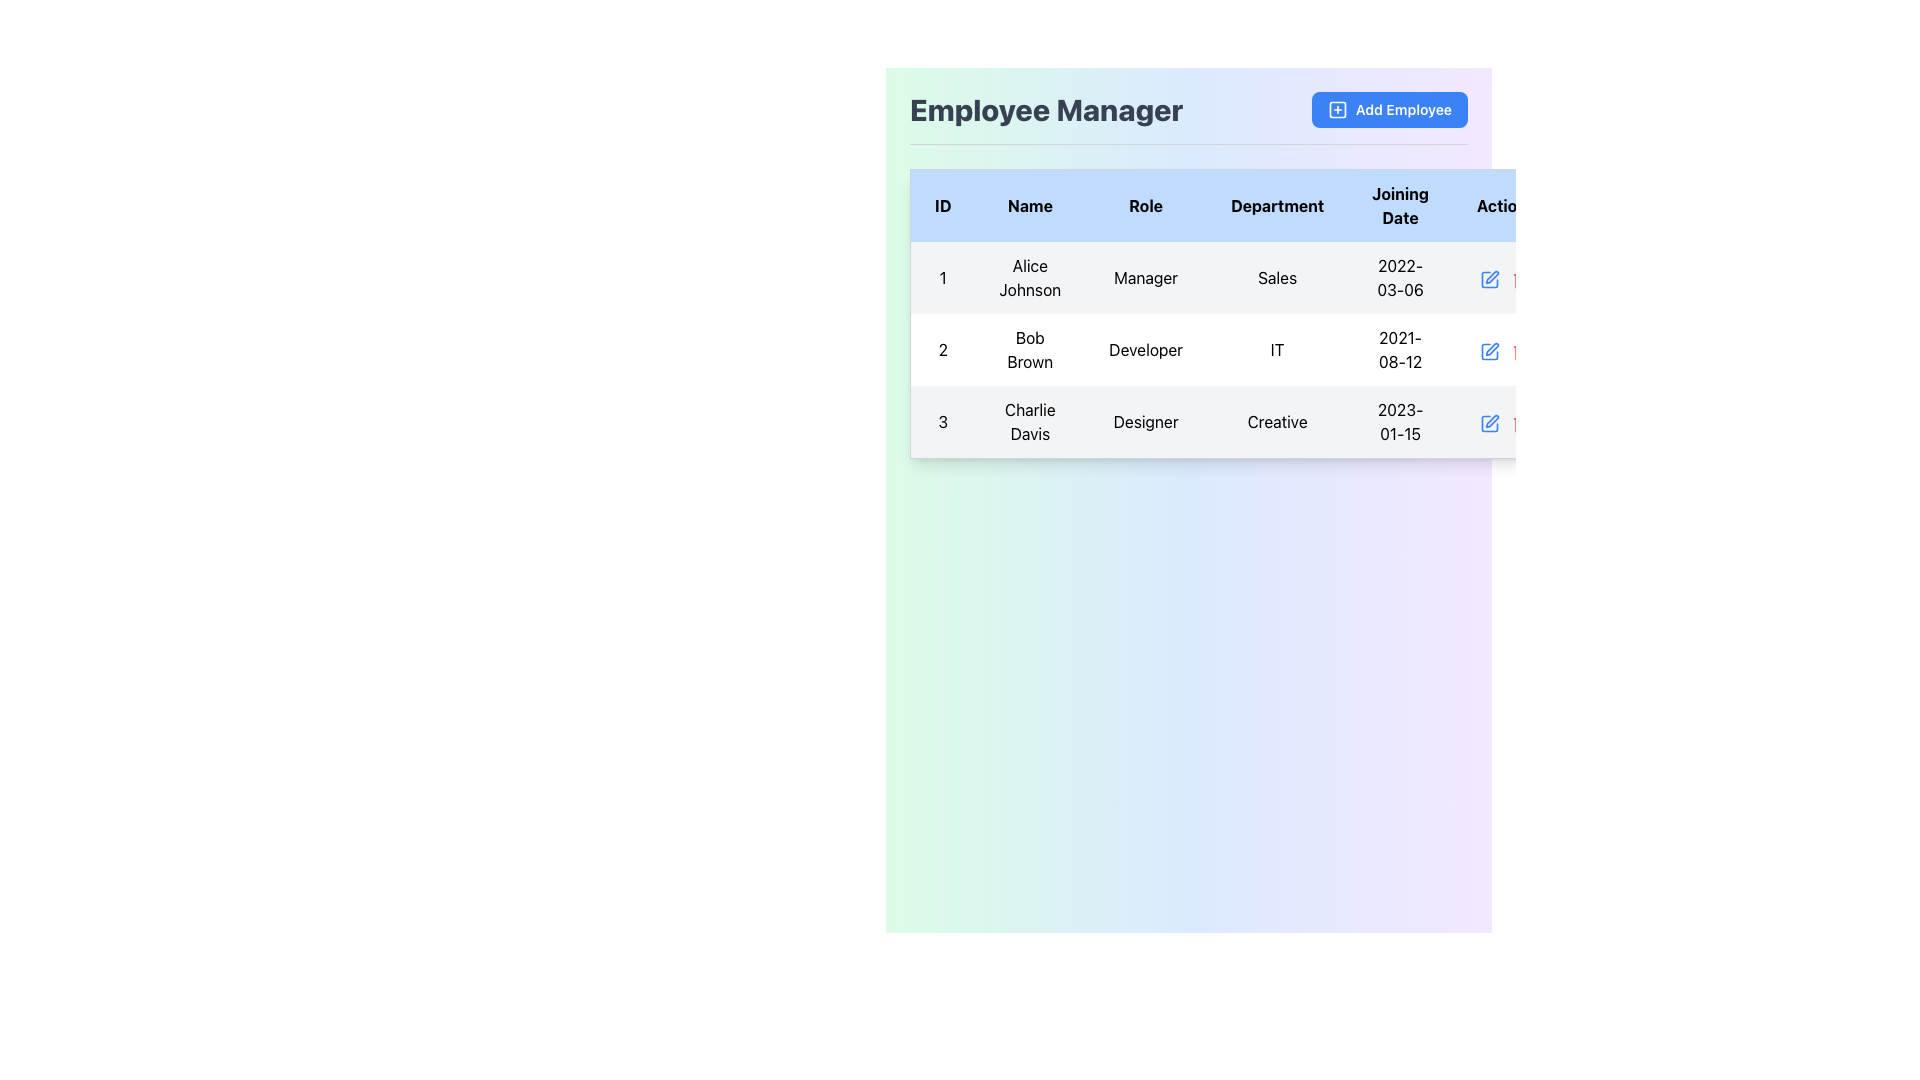 Image resolution: width=1920 pixels, height=1080 pixels. Describe the element at coordinates (1234, 349) in the screenshot. I see `keyboard navigation` at that location.